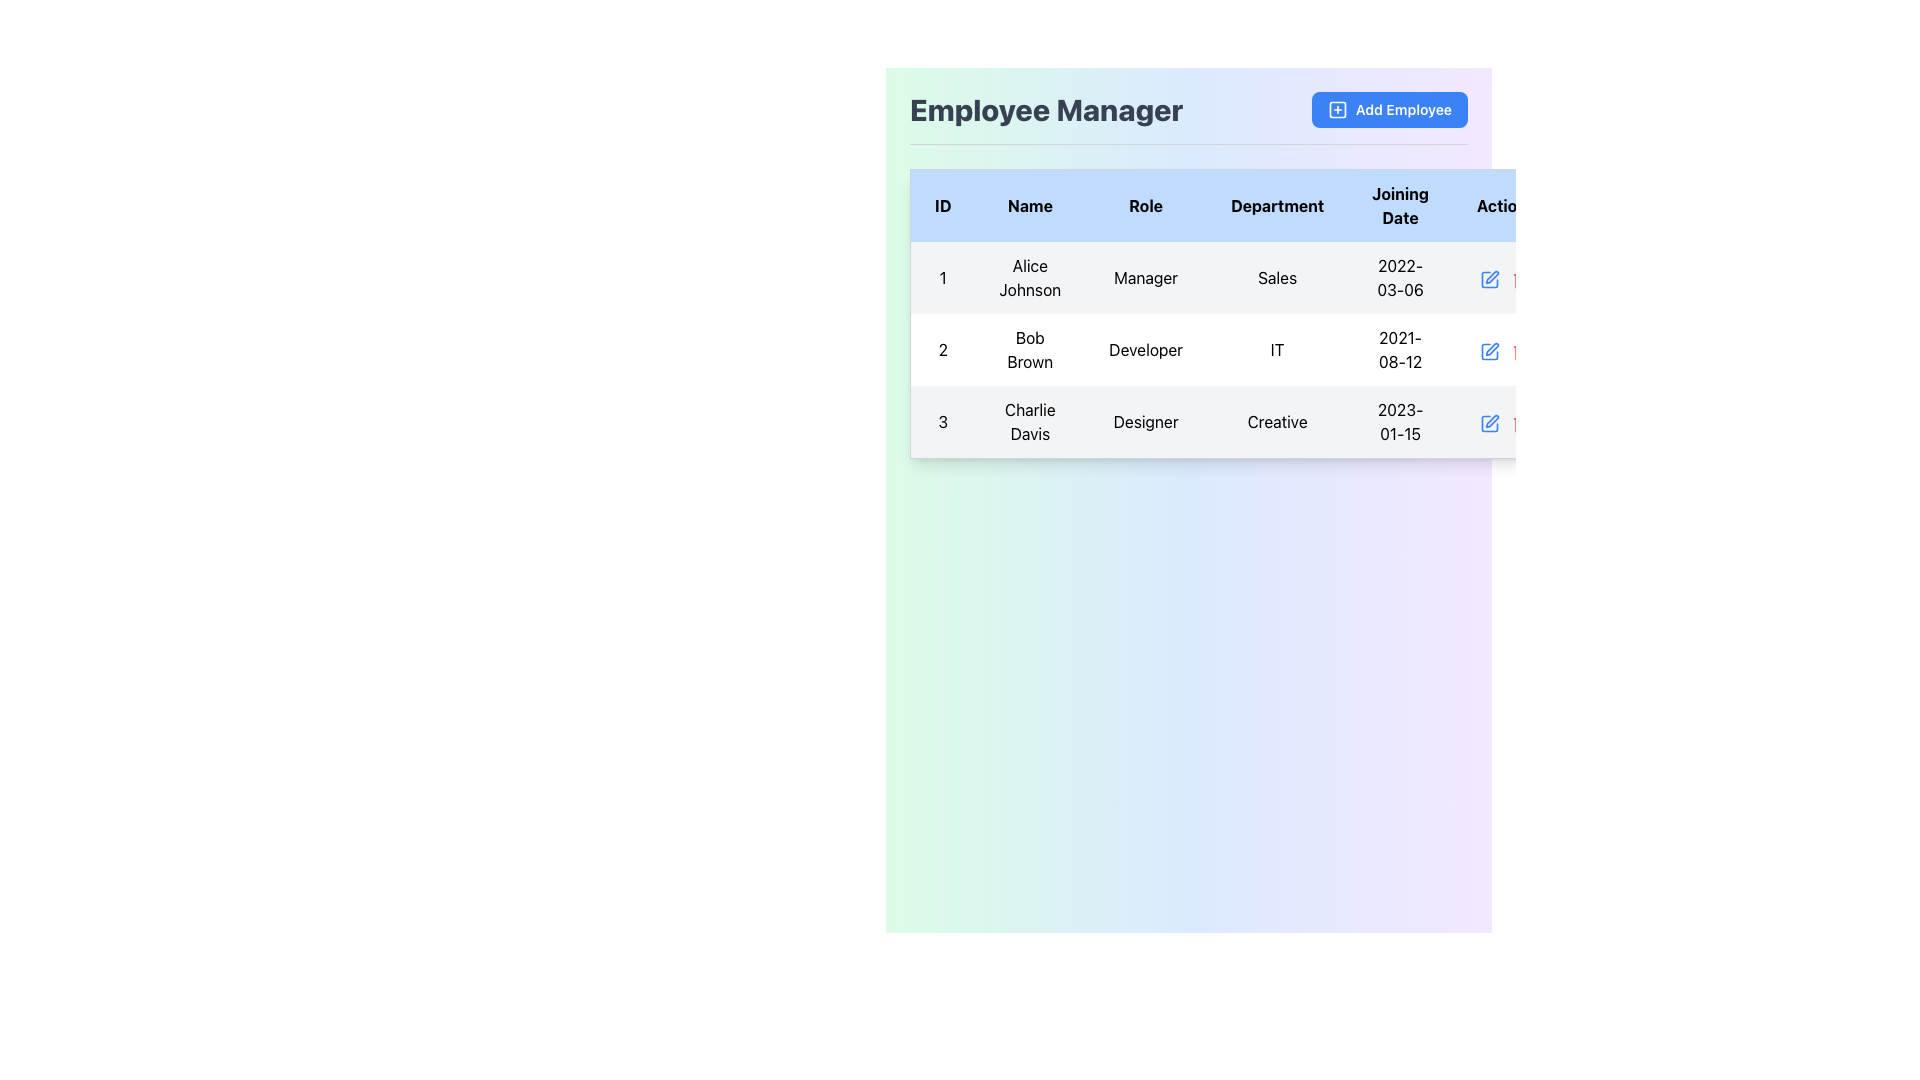 Image resolution: width=1920 pixels, height=1080 pixels. Describe the element at coordinates (1234, 349) in the screenshot. I see `keyboard navigation` at that location.